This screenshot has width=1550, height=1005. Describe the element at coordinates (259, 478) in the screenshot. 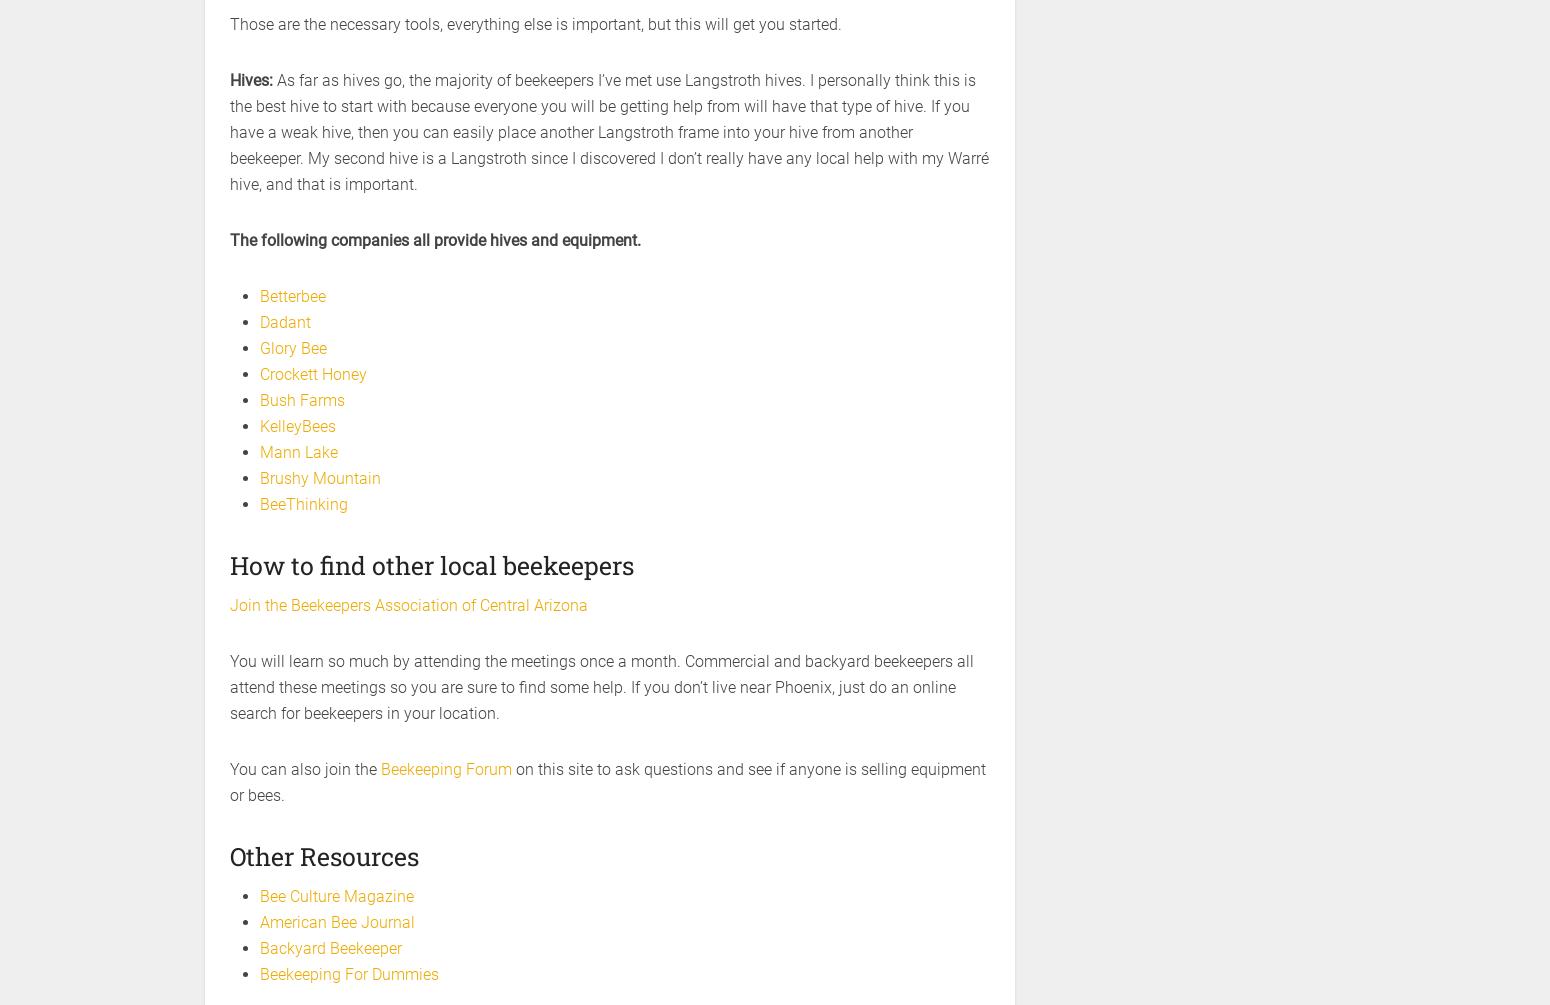

I see `'Brushy Mountain'` at that location.